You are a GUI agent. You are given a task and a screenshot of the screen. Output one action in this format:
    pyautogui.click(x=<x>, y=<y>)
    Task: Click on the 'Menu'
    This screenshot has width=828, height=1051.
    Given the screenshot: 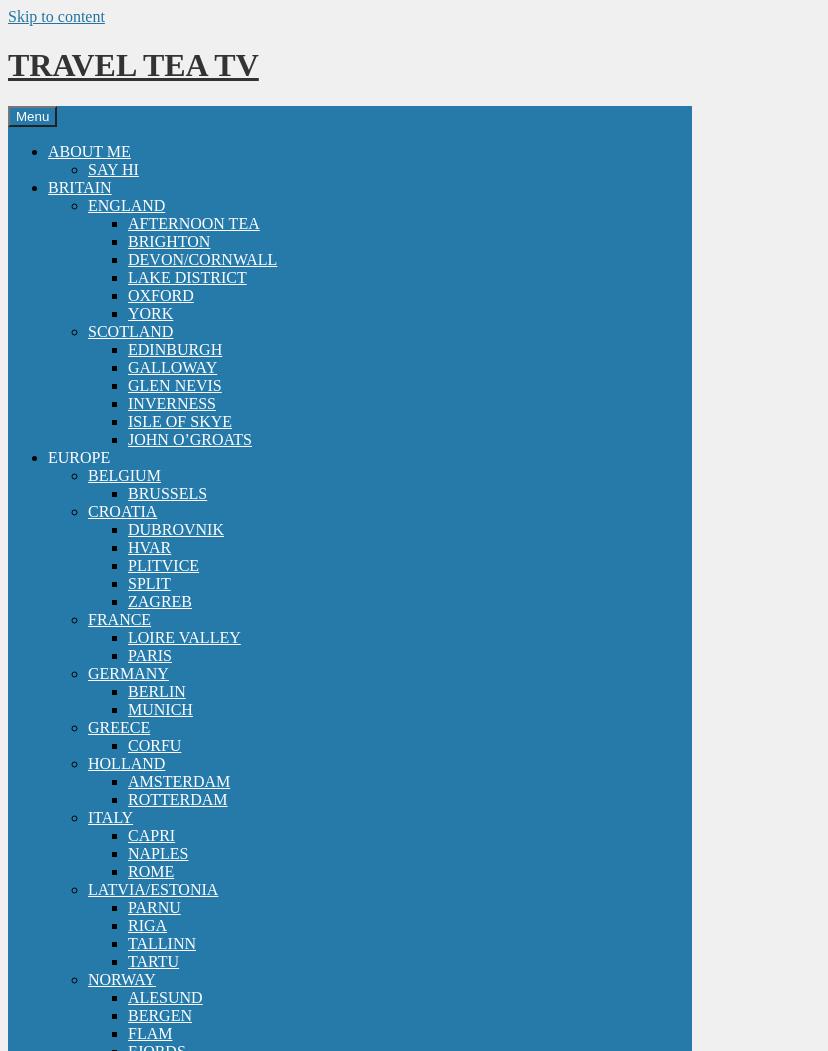 What is the action you would take?
    pyautogui.click(x=32, y=115)
    